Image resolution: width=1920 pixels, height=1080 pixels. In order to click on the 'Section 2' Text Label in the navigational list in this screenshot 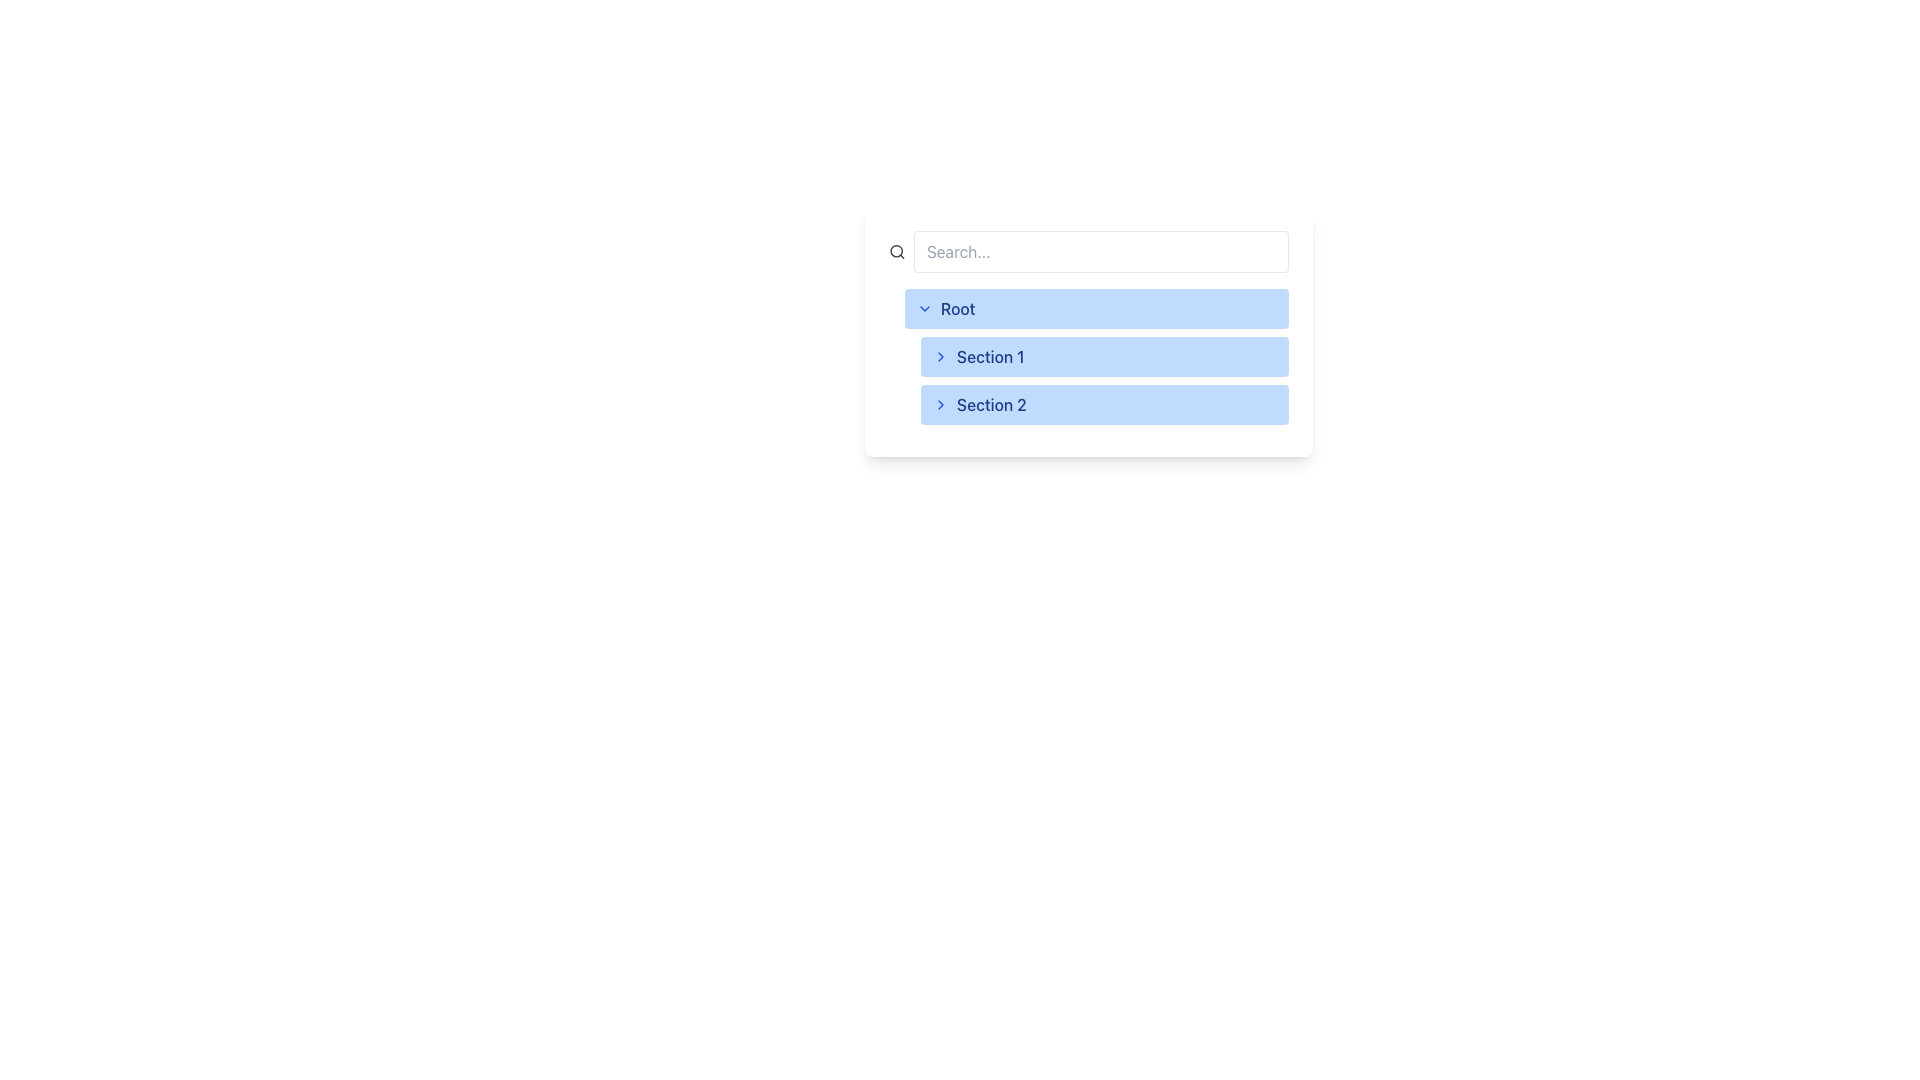, I will do `click(991, 405)`.